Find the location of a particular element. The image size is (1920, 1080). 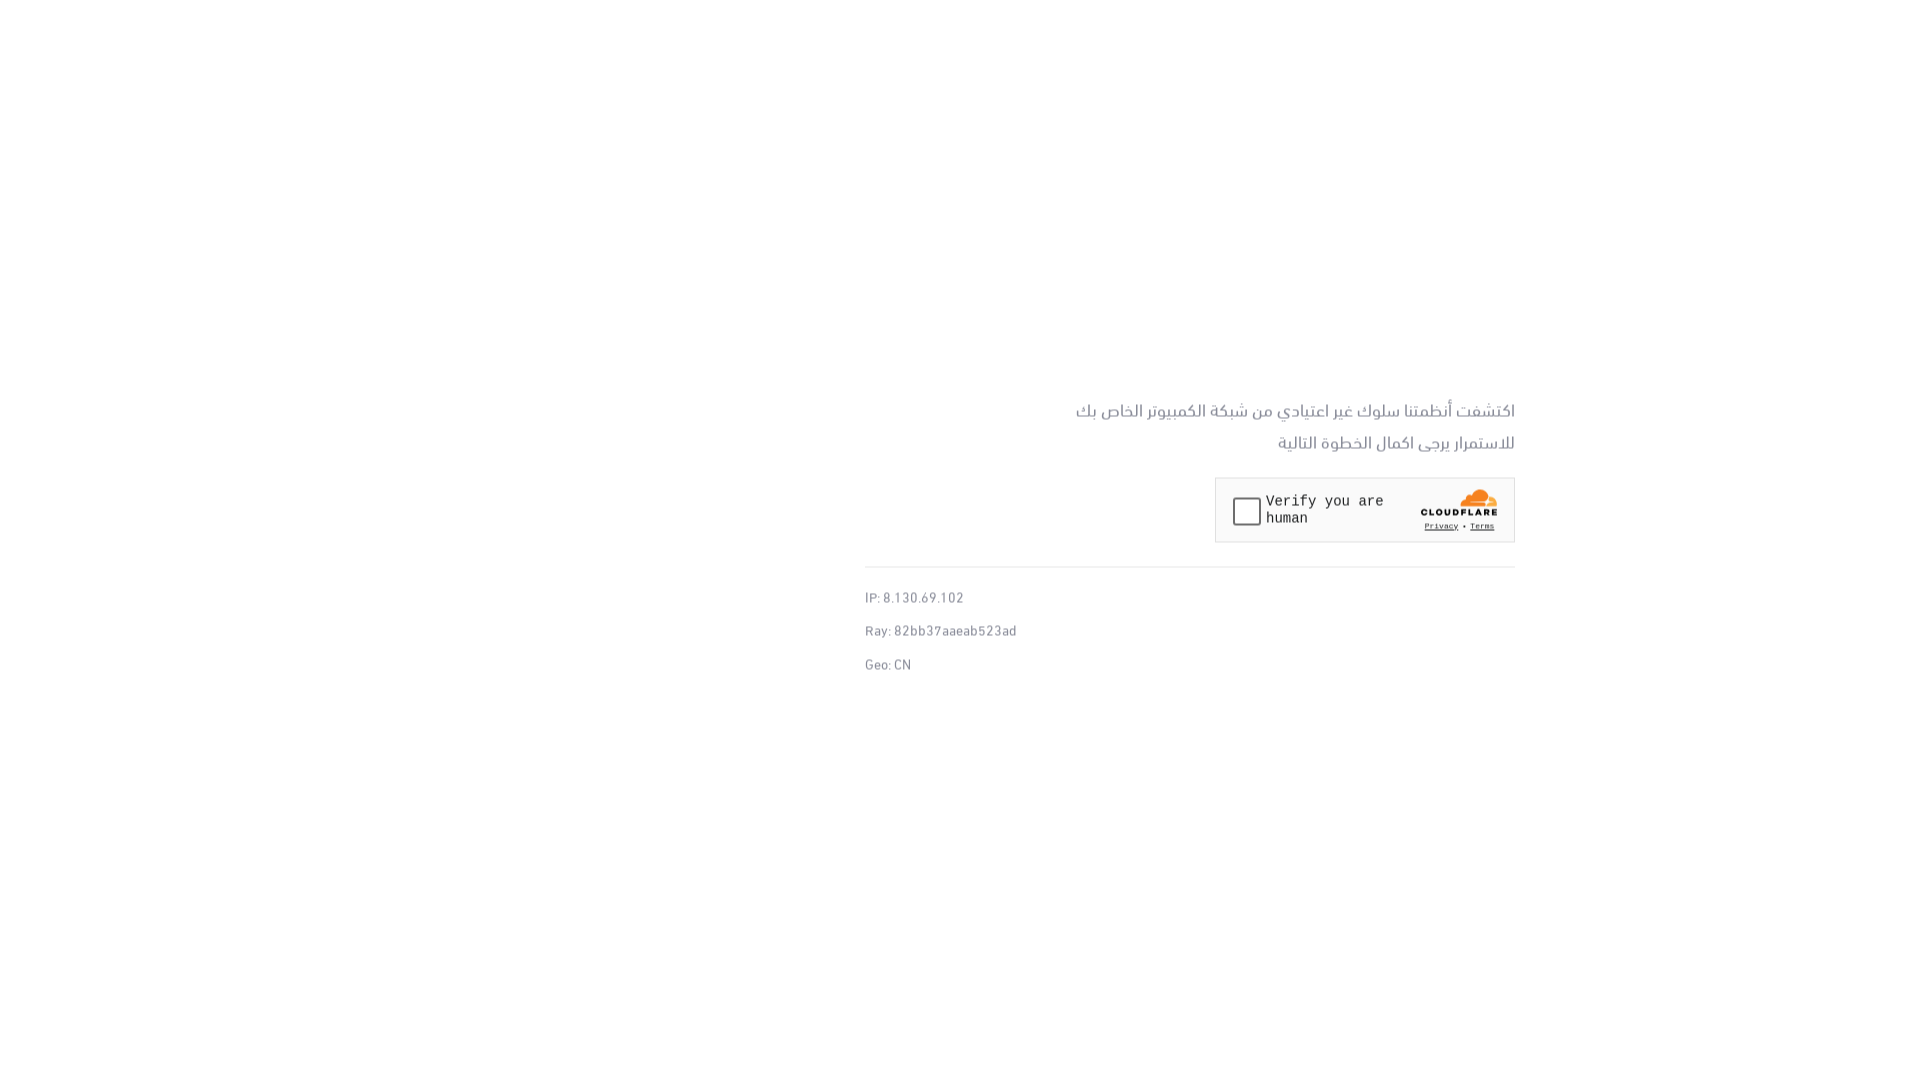

'Widget containing a Cloudflare security challenge' is located at coordinates (1363, 508).